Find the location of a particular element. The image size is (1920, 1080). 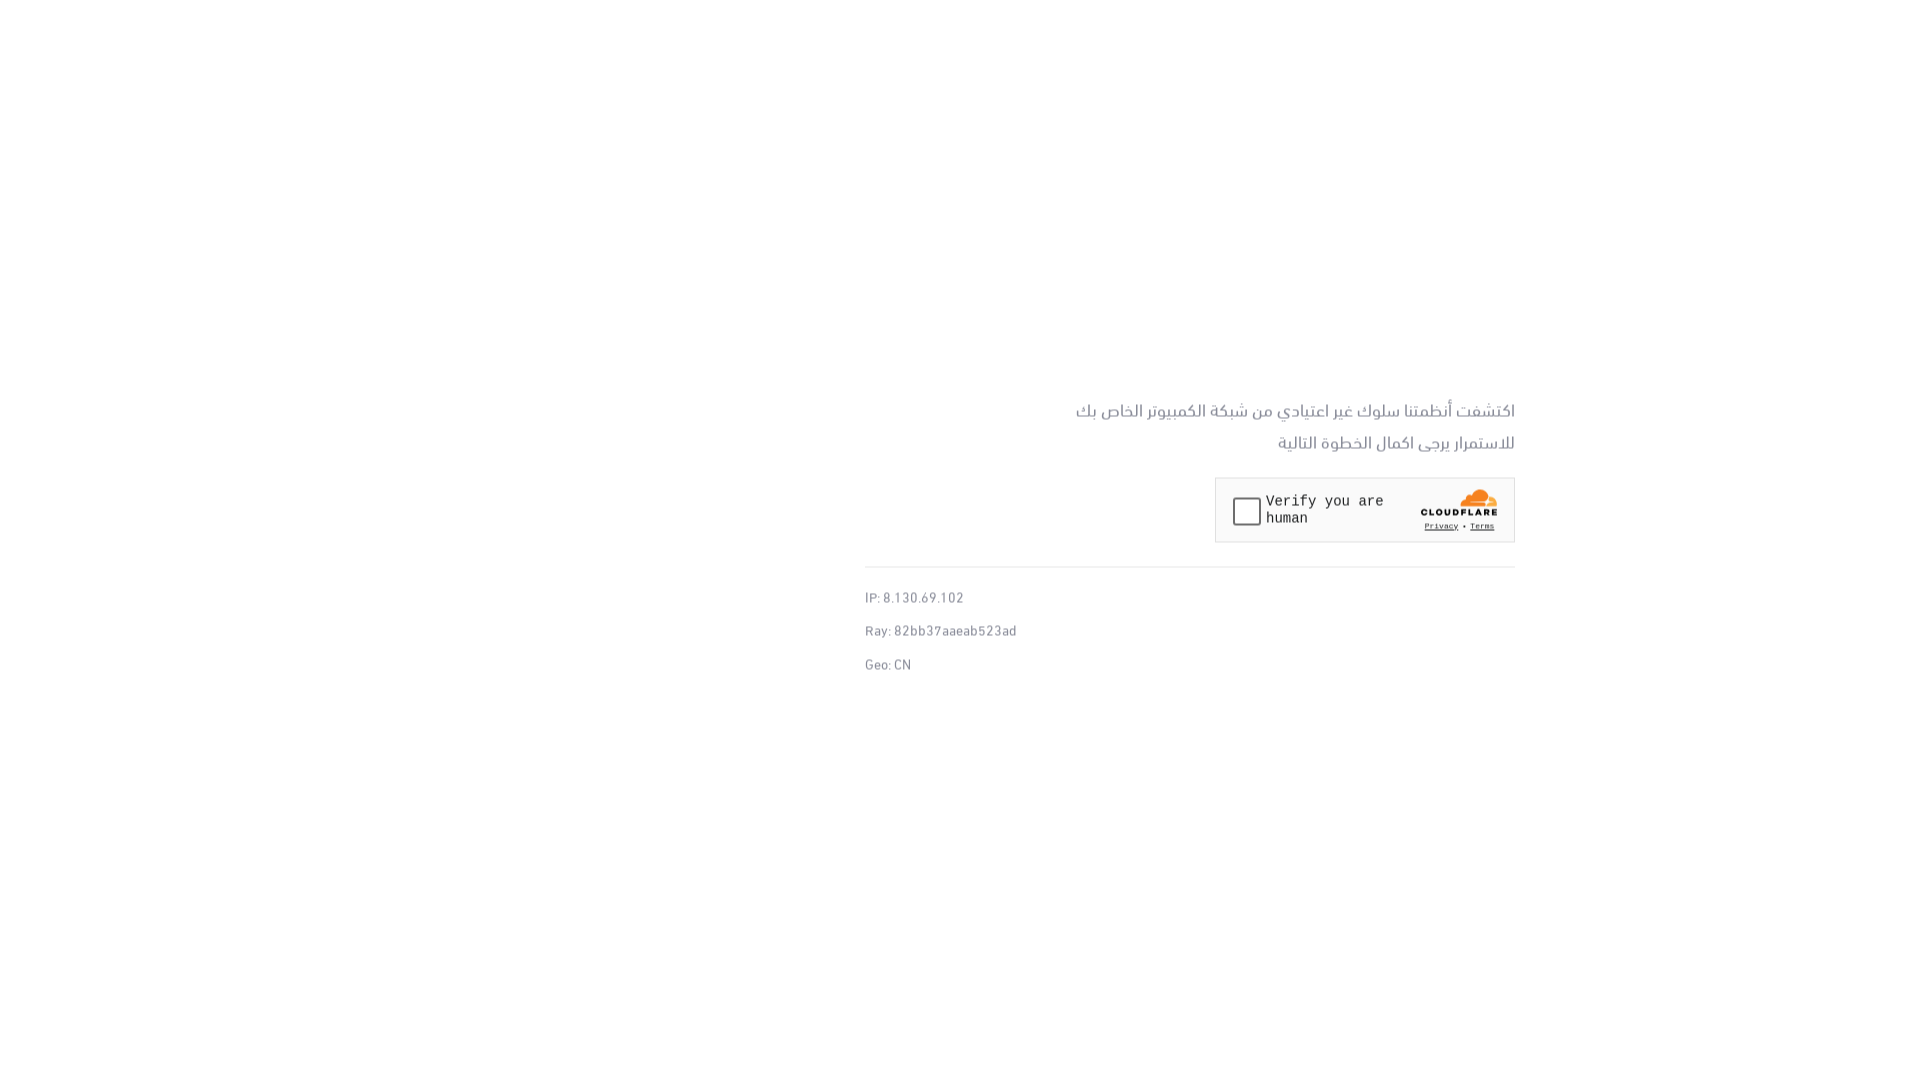

'Widget containing a Cloudflare security challenge' is located at coordinates (1363, 508).